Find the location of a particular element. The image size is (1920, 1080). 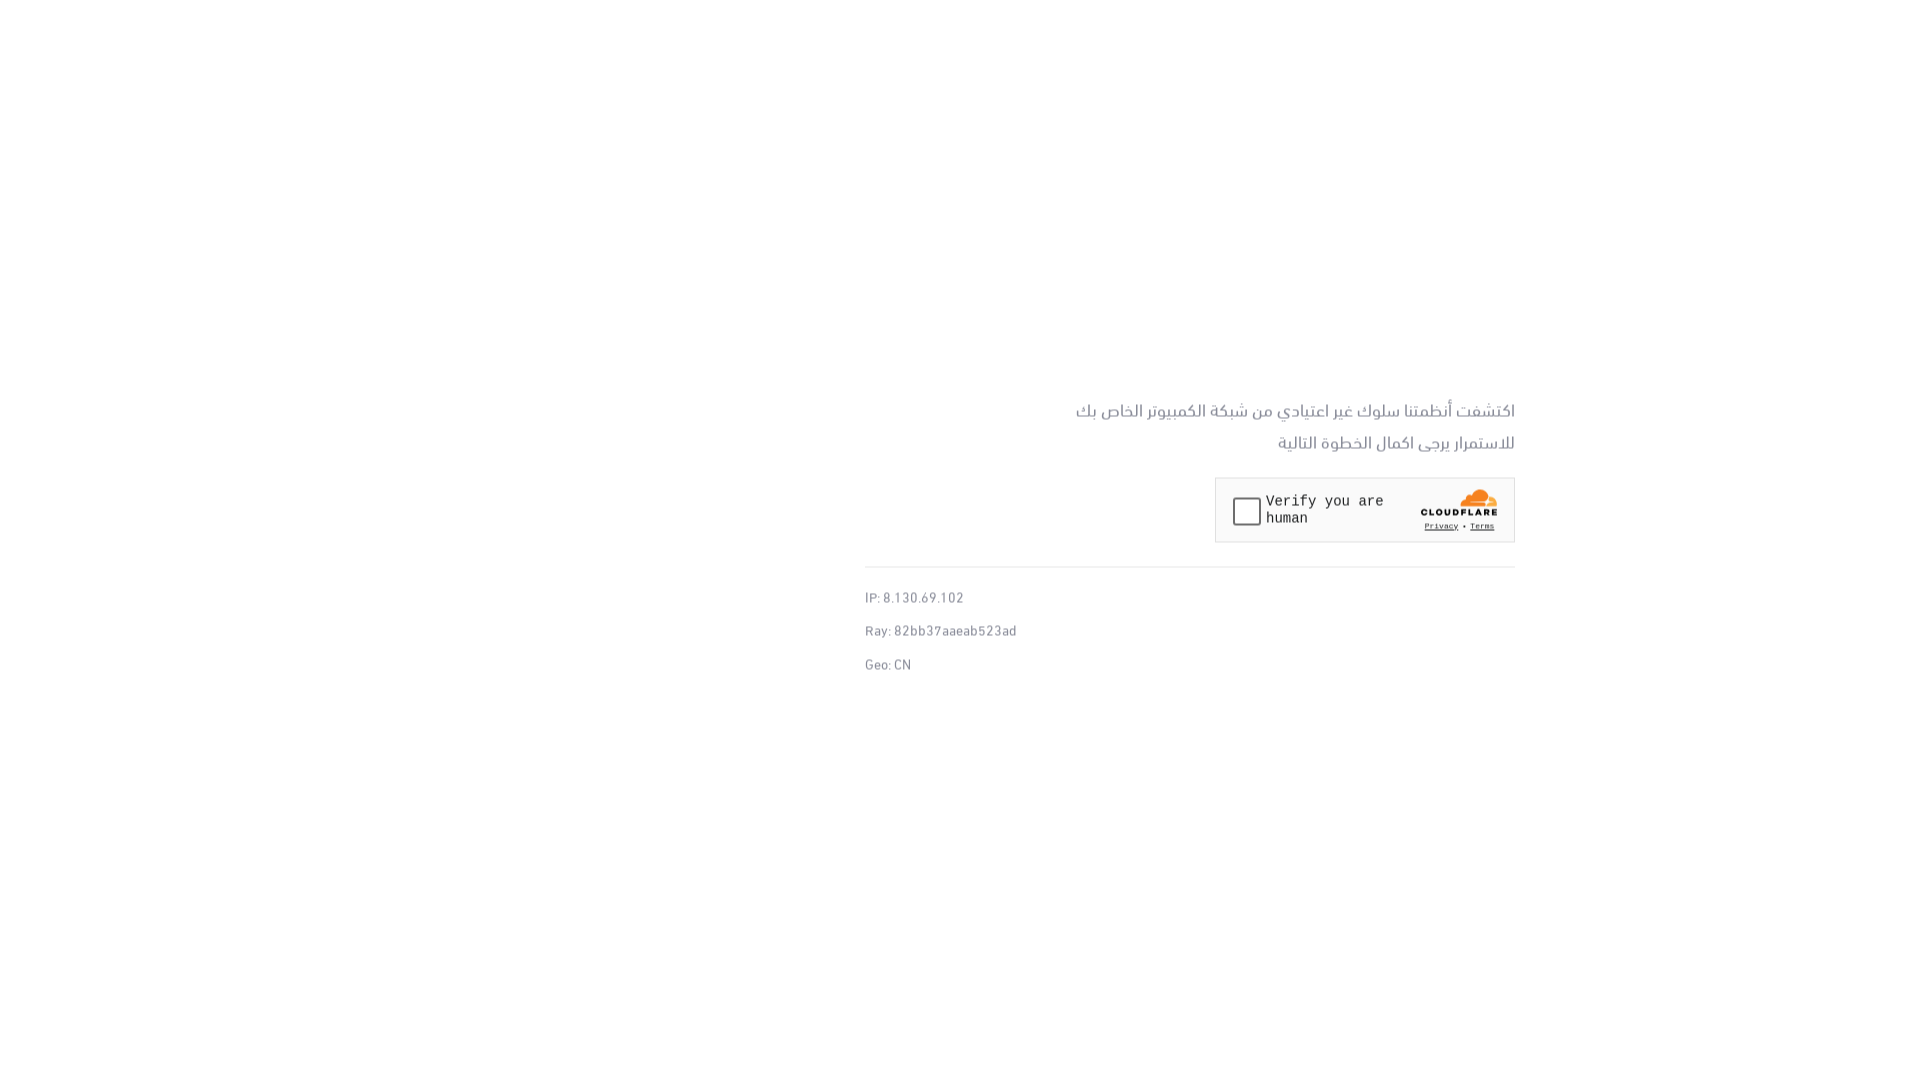

'Widget containing a Cloudflare security challenge' is located at coordinates (1363, 508).